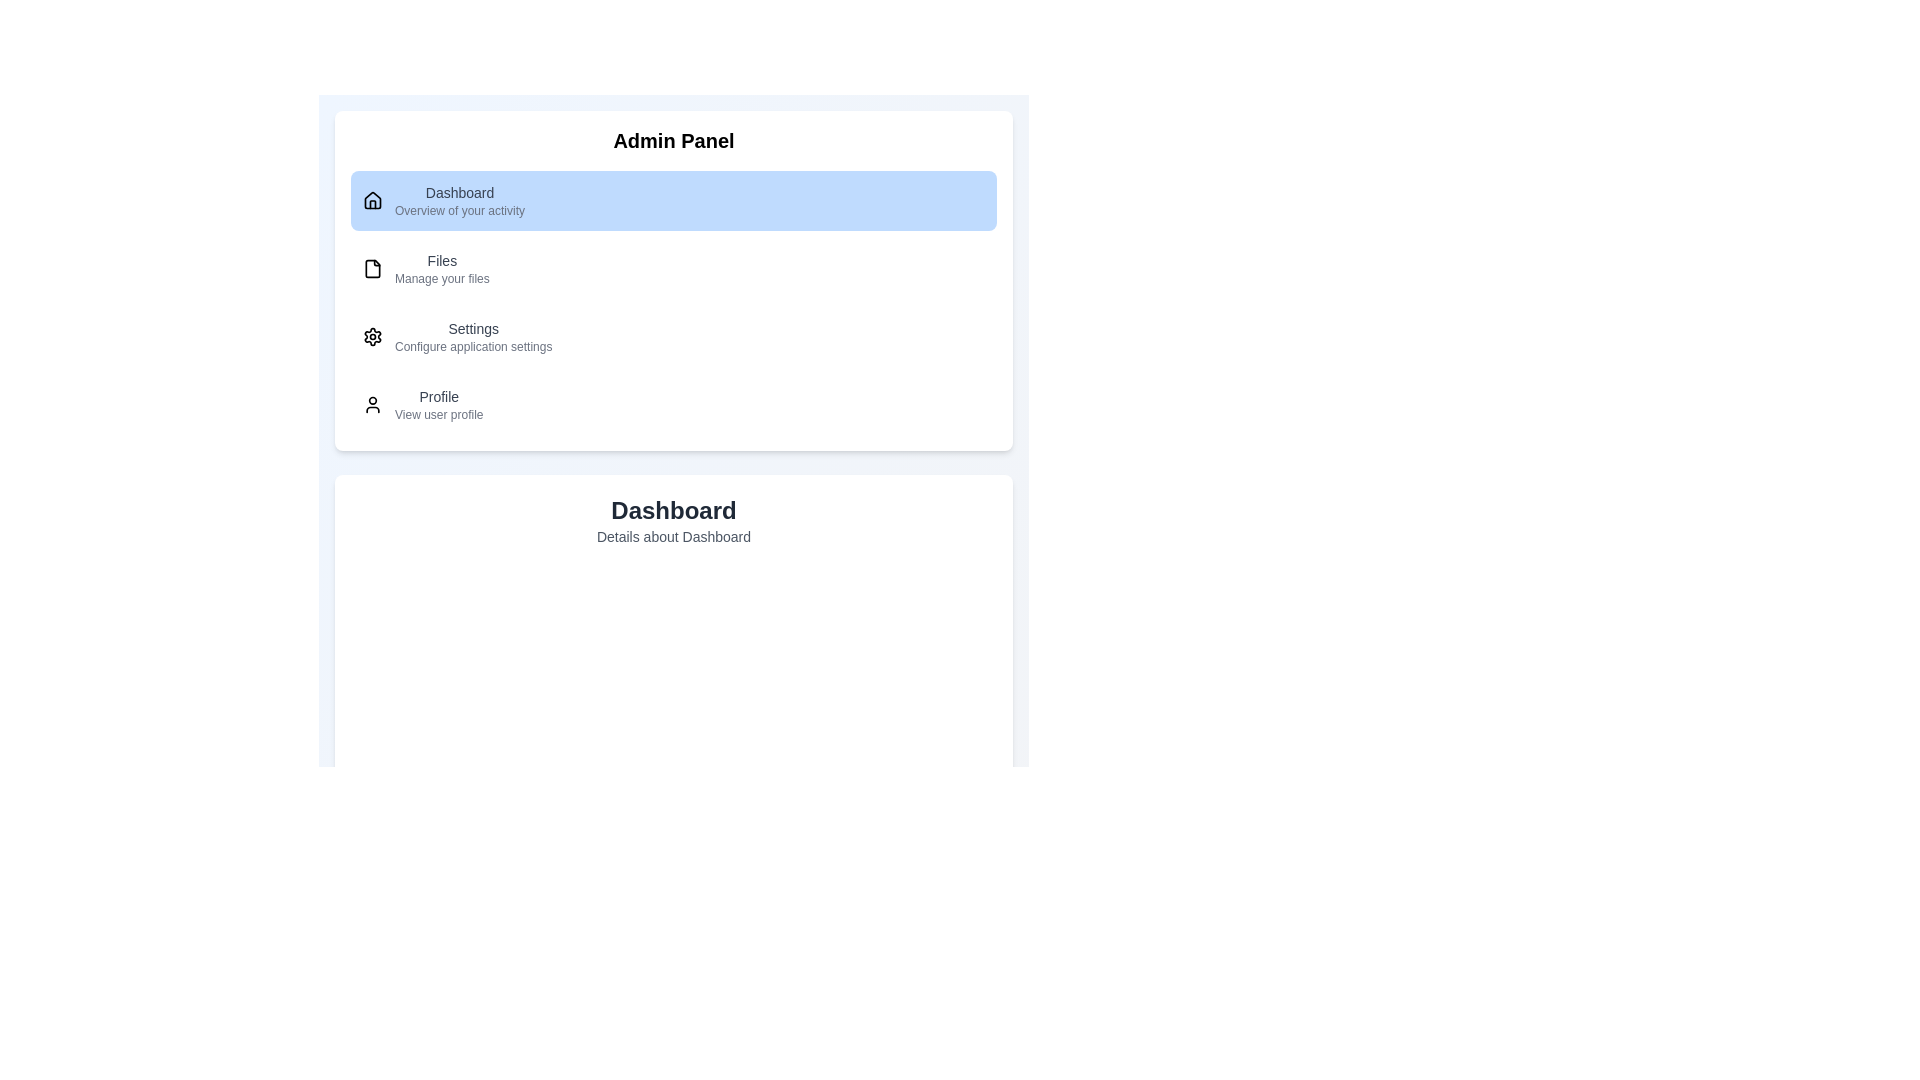 The image size is (1920, 1080). What do you see at coordinates (472, 335) in the screenshot?
I see `the description of the menu item Settings` at bounding box center [472, 335].